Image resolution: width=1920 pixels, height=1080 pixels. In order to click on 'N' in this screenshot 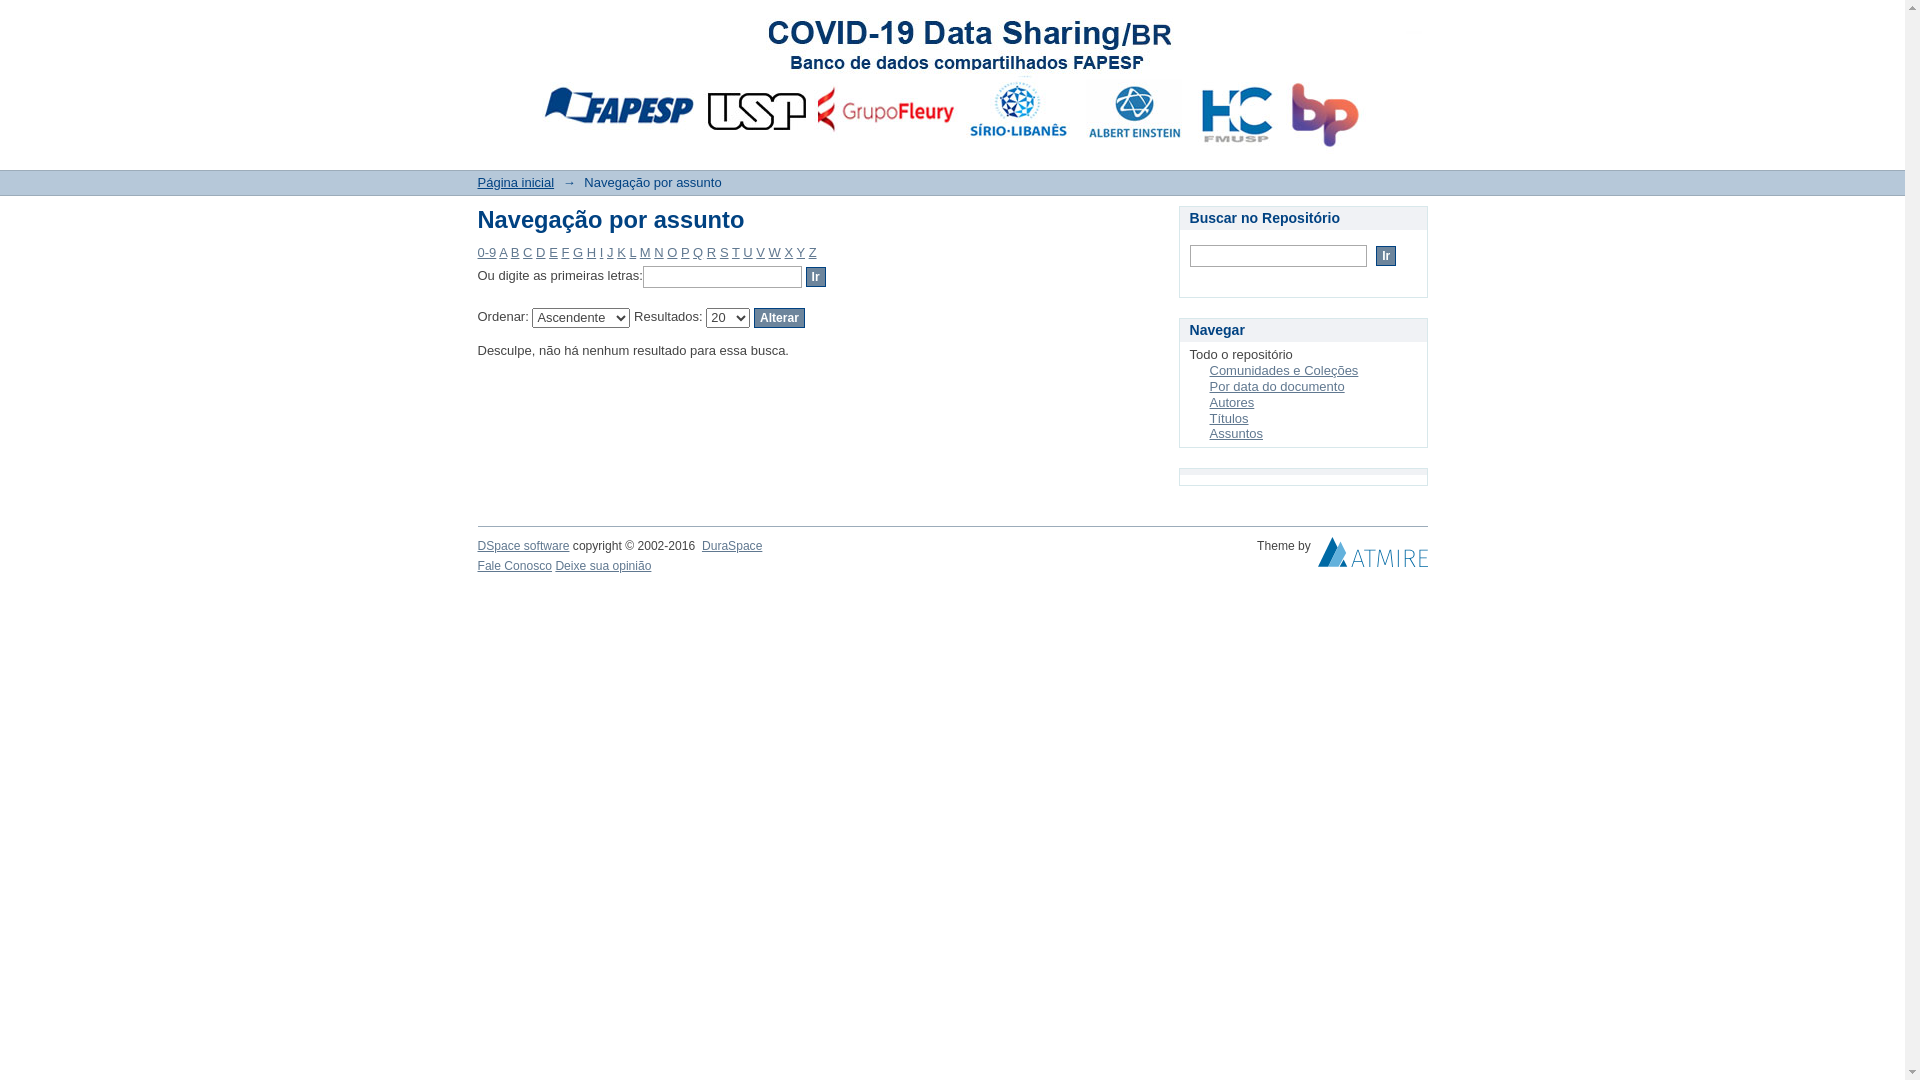, I will do `click(658, 251)`.